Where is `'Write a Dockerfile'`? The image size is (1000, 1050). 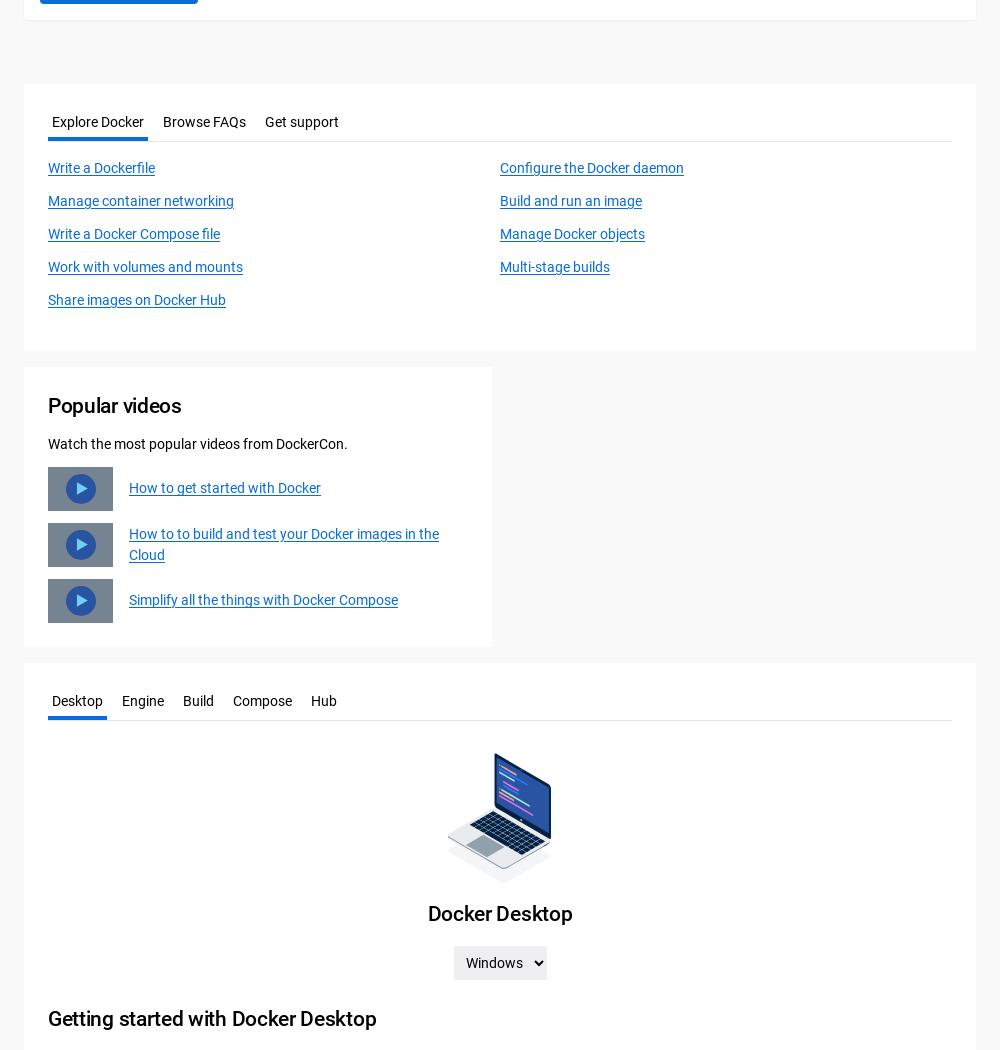
'Write a Dockerfile' is located at coordinates (100, 168).